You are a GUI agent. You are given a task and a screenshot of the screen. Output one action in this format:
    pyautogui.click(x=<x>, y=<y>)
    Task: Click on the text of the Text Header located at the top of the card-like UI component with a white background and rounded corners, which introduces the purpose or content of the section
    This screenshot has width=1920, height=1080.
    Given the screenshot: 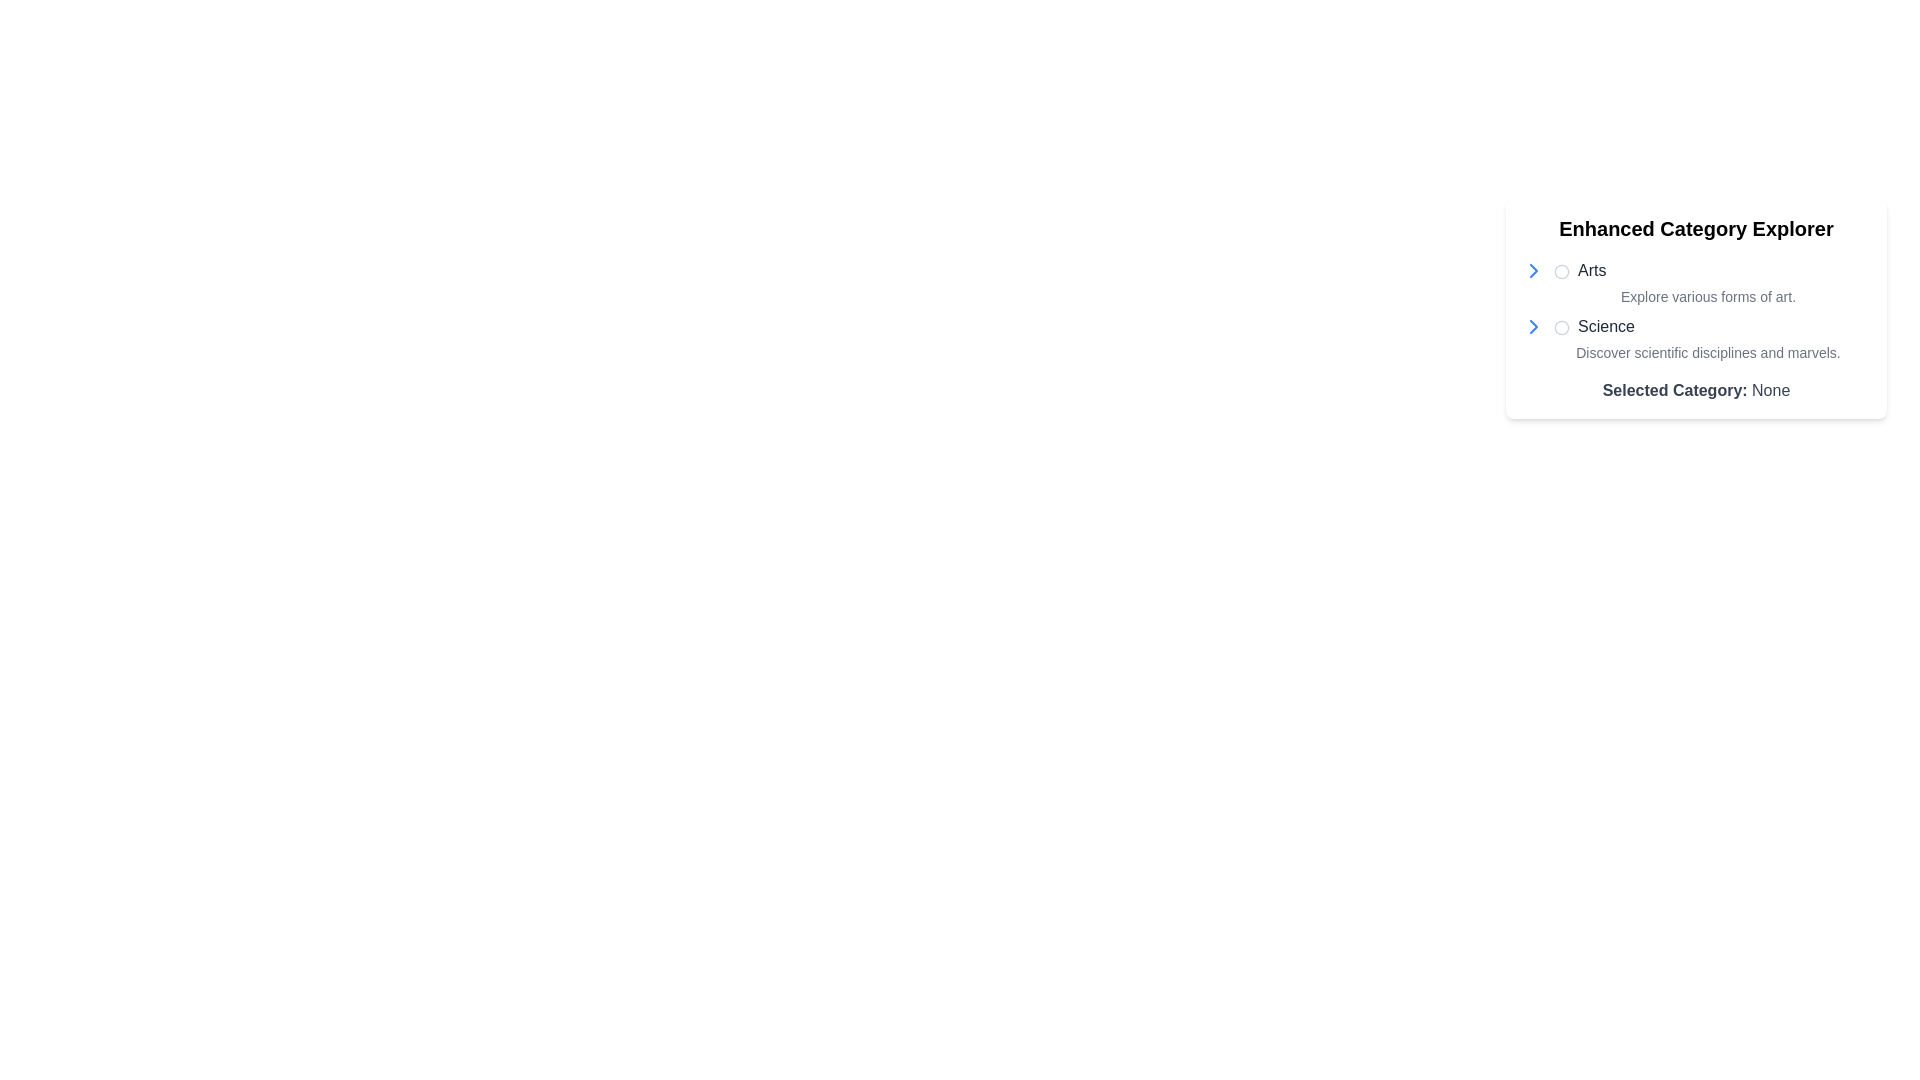 What is the action you would take?
    pyautogui.click(x=1695, y=227)
    